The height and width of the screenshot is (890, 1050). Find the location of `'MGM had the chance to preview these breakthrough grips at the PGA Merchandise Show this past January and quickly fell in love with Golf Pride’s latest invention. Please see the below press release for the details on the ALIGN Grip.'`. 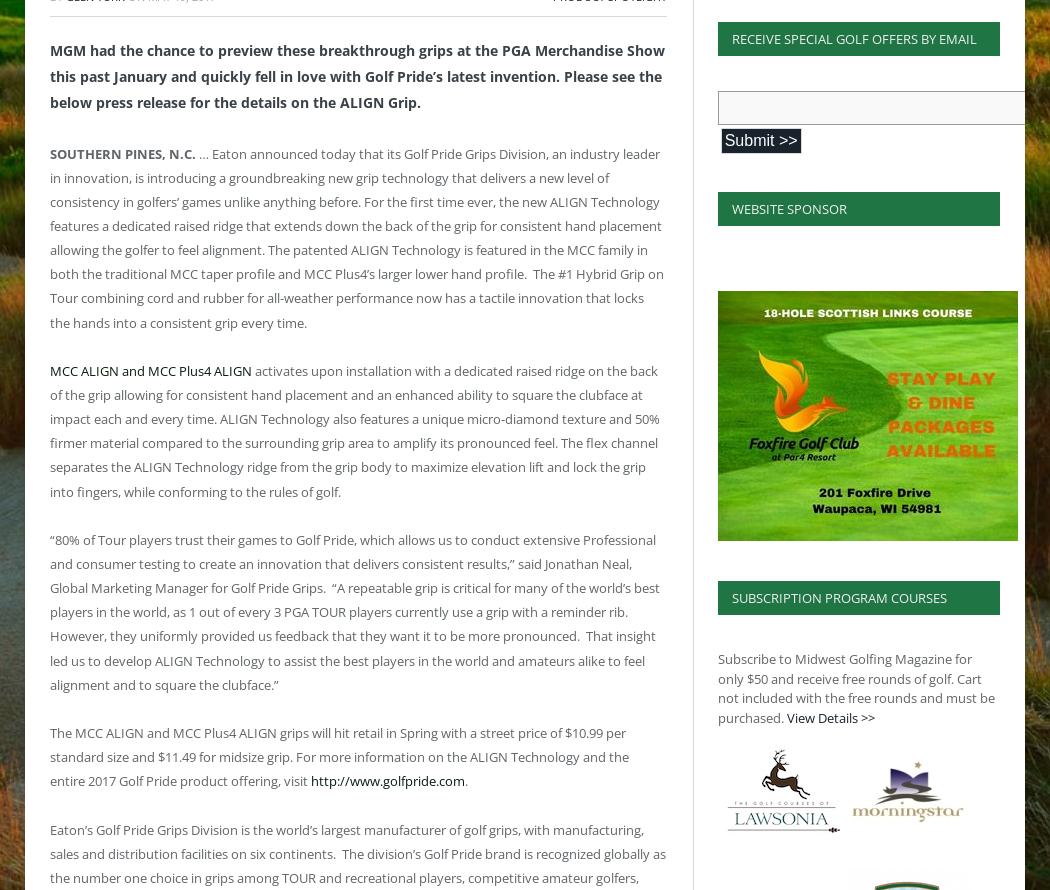

'MGM had the chance to preview these breakthrough grips at the PGA Merchandise Show this past January and quickly fell in love with Golf Pride’s latest invention. Please see the below press release for the details on the ALIGN Grip.' is located at coordinates (356, 74).